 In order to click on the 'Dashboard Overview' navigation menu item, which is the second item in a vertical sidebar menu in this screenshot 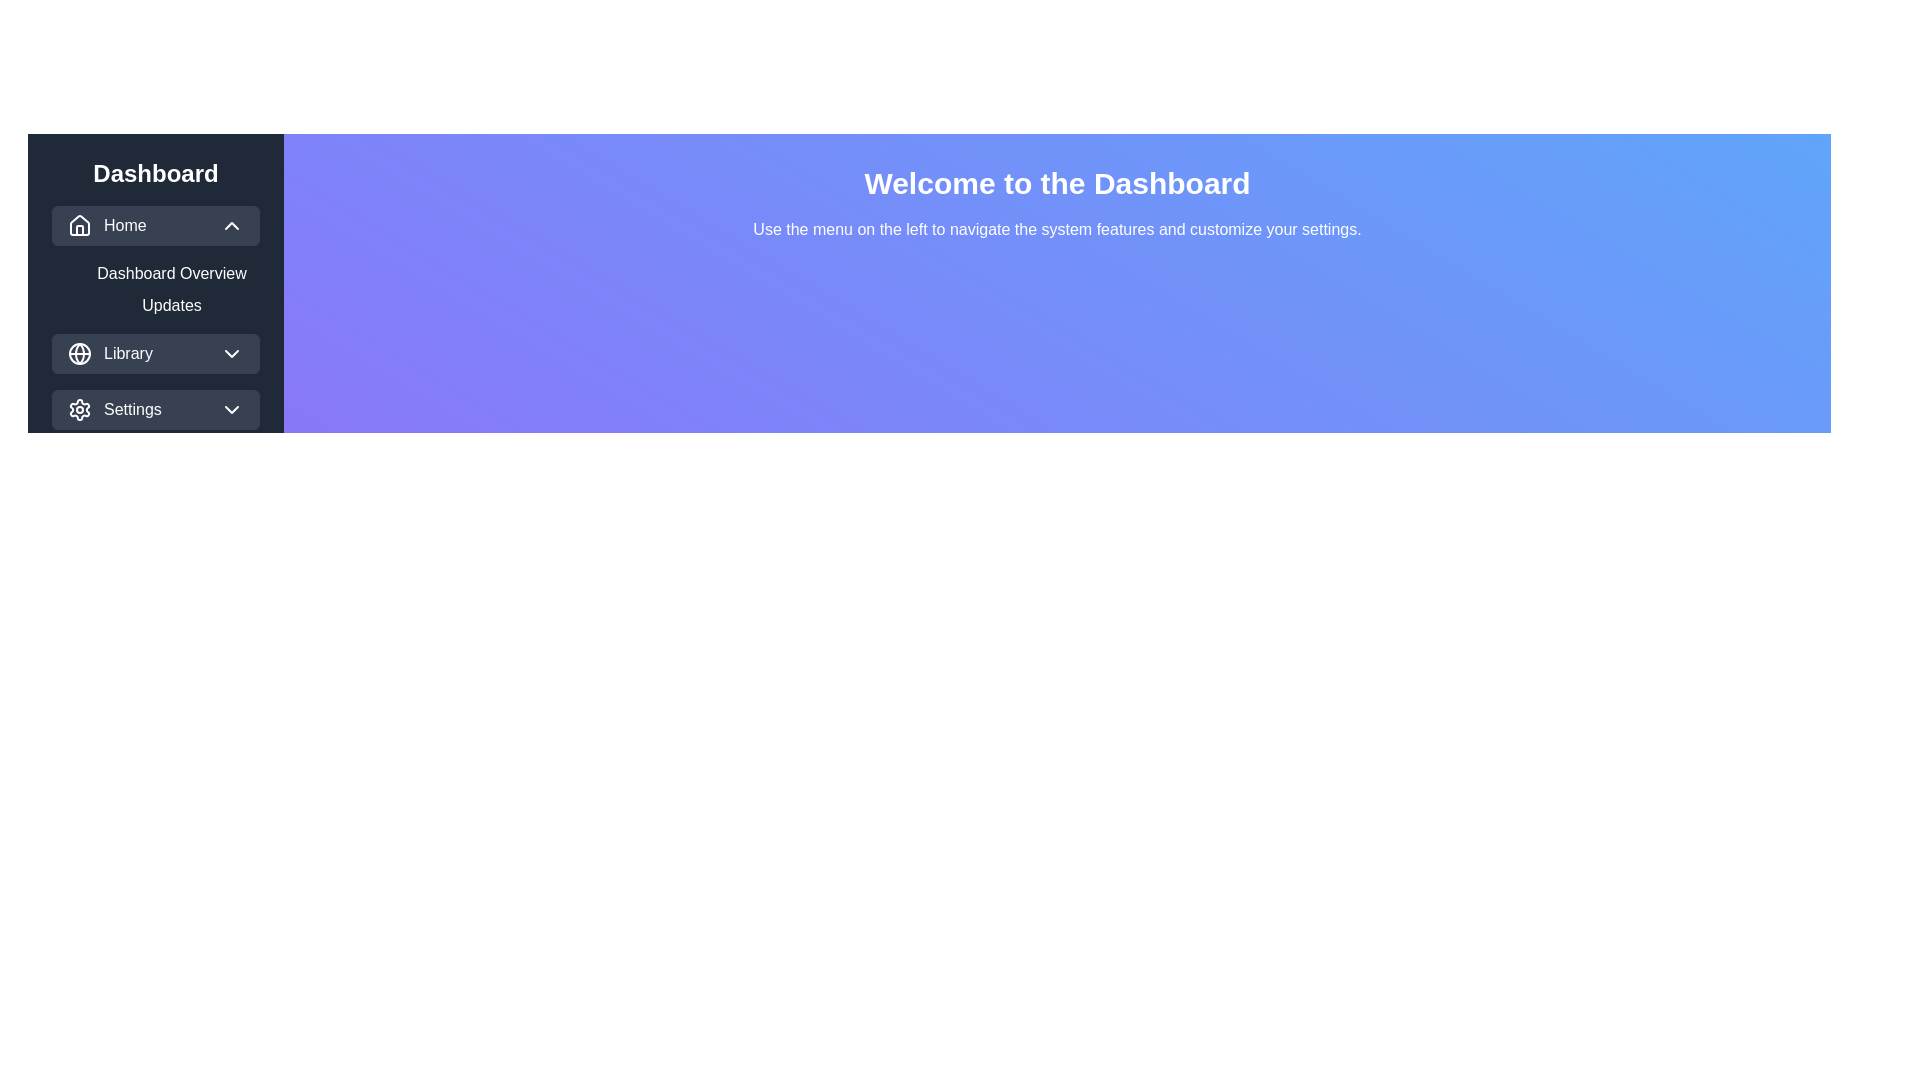, I will do `click(172, 273)`.